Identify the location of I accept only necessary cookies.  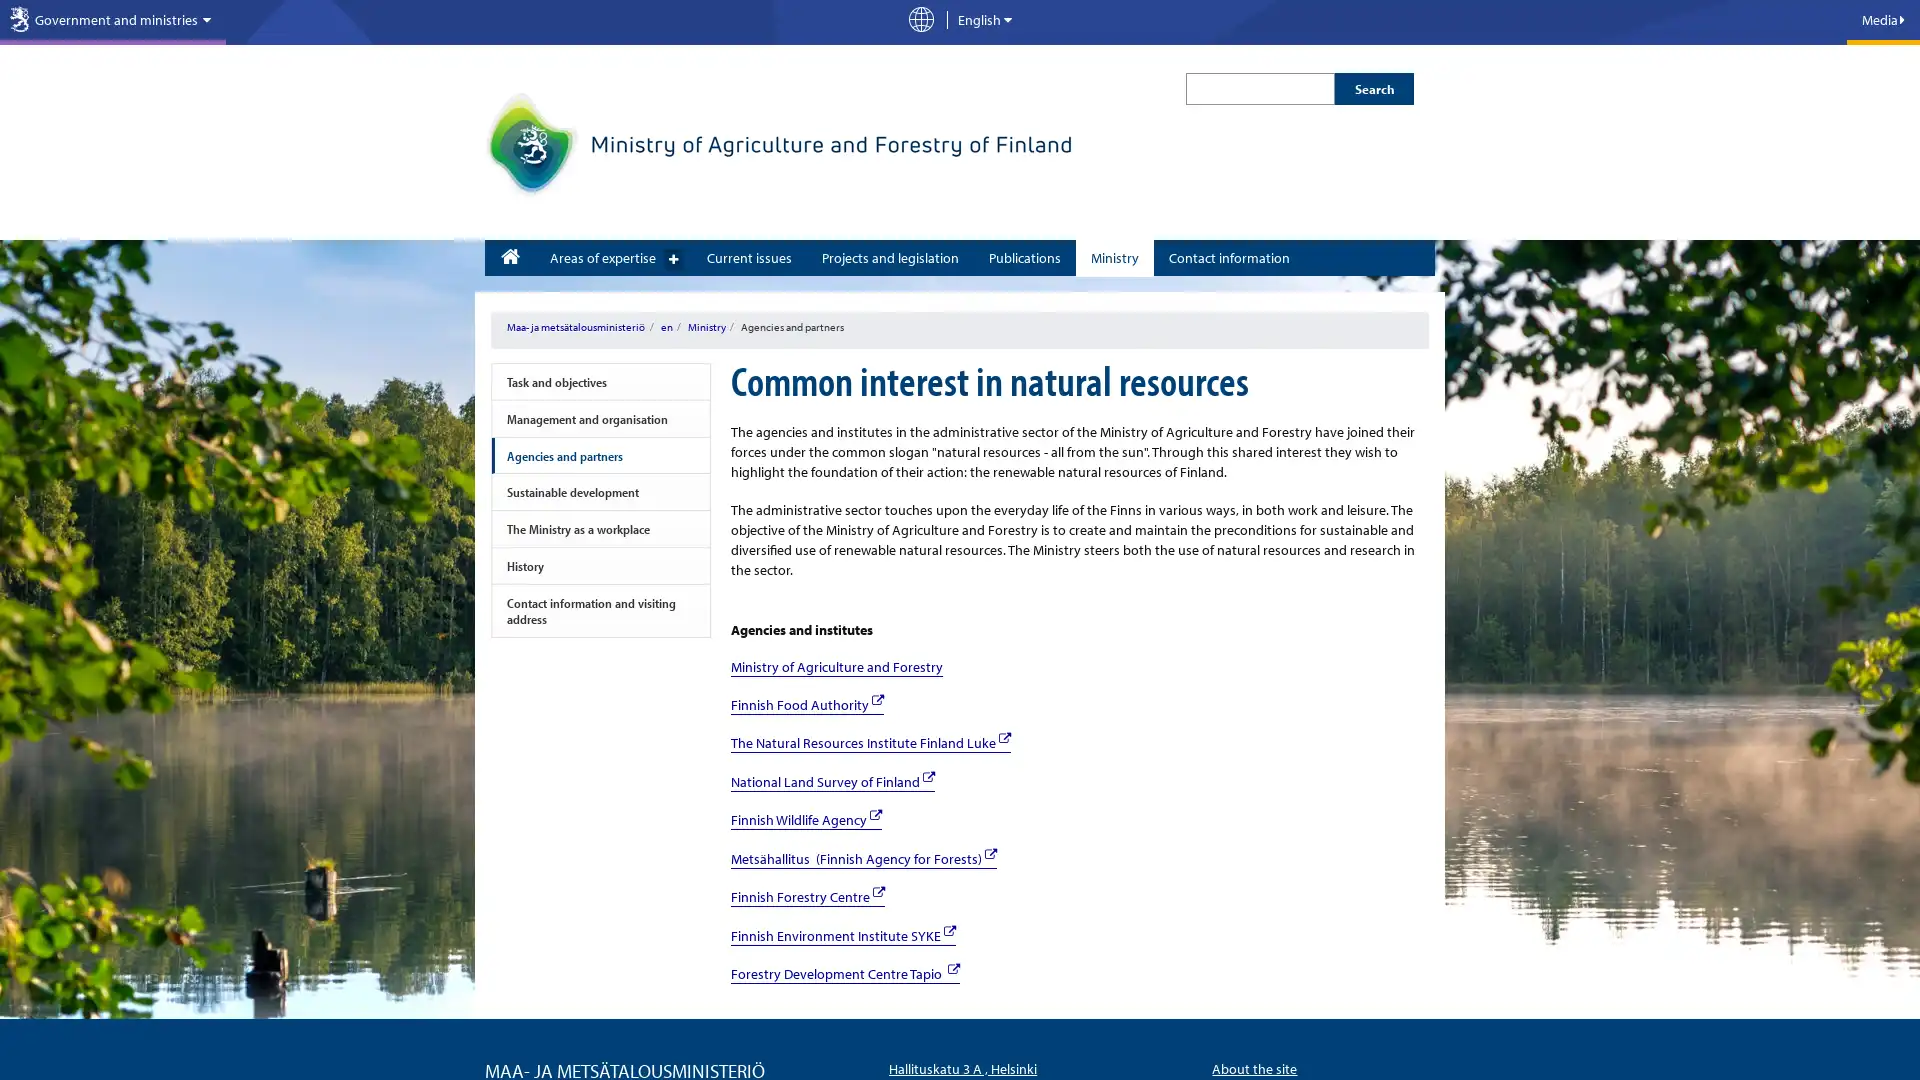
(1050, 1033).